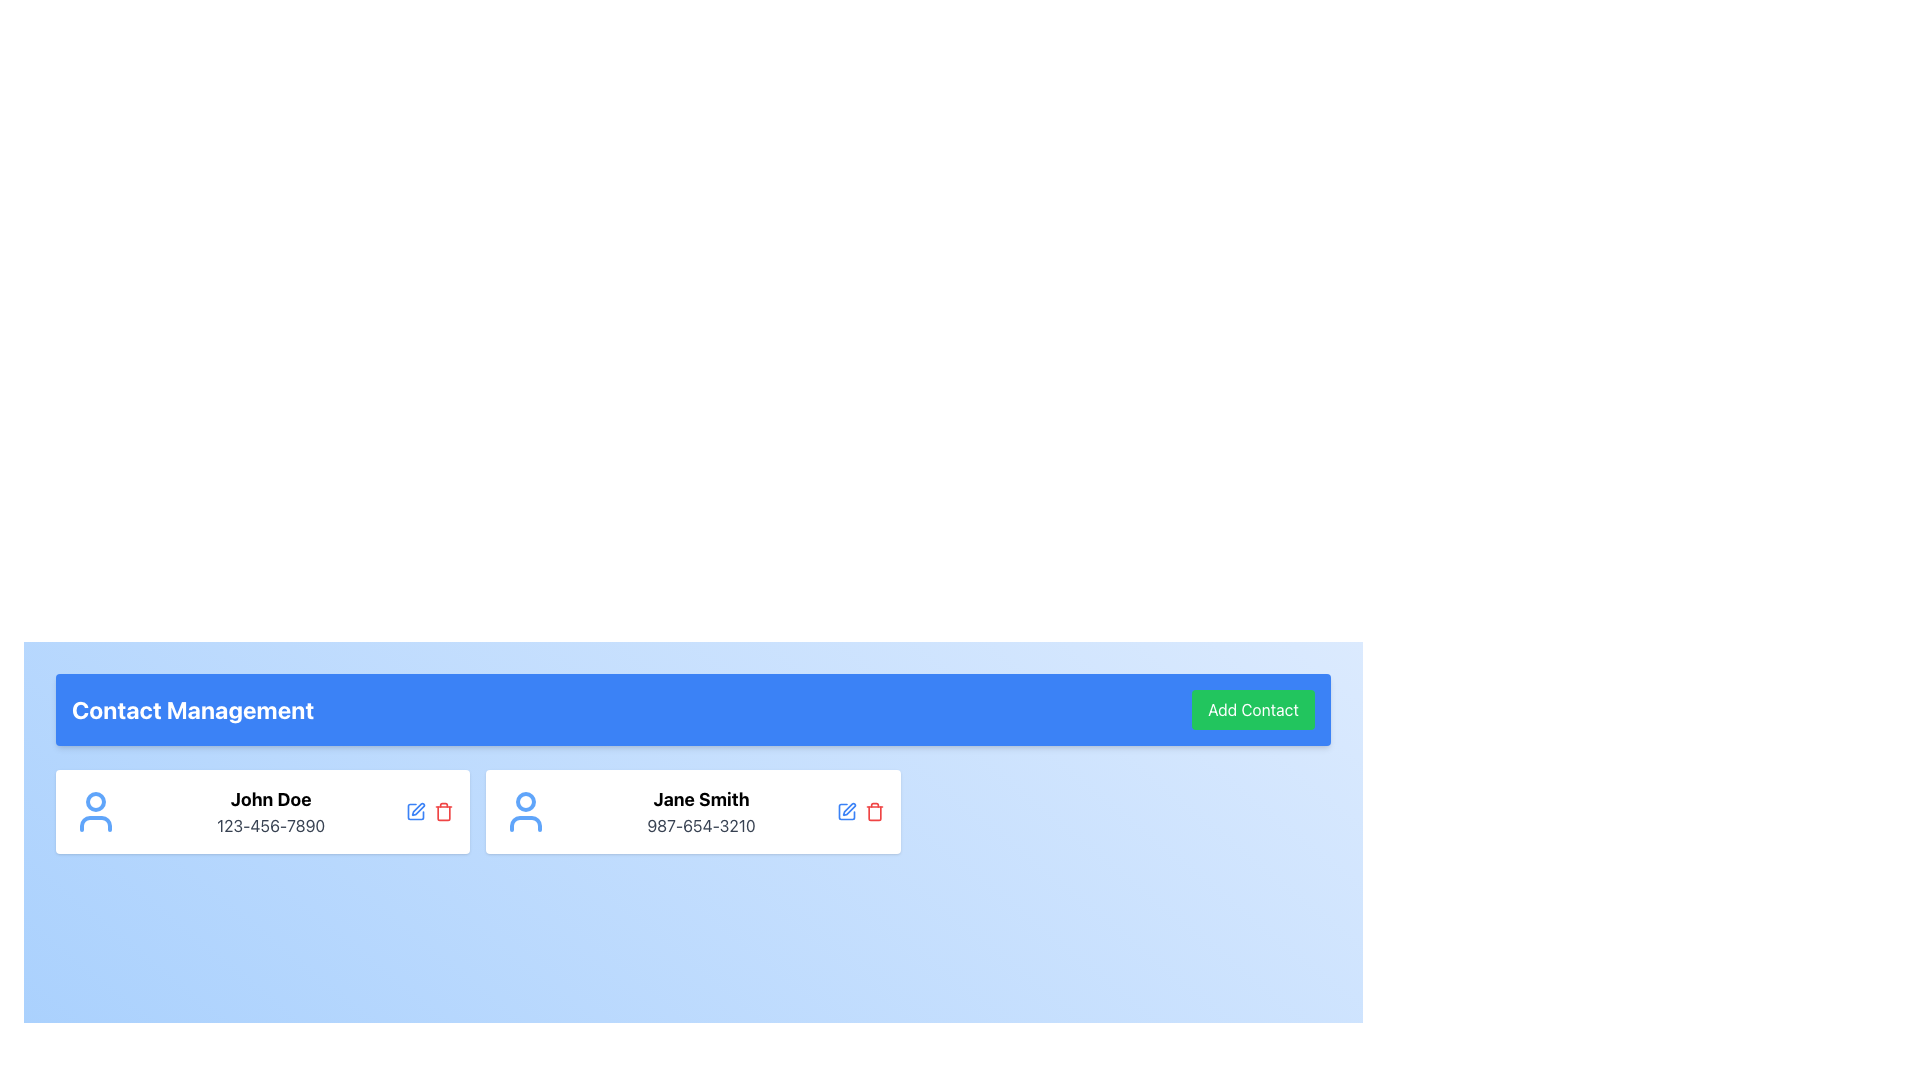 The height and width of the screenshot is (1080, 1920). Describe the element at coordinates (526, 812) in the screenshot. I see `the user icon representing 'Jane Smith' within the contact card, which is styled in blue and located to the left of the contact details` at that location.